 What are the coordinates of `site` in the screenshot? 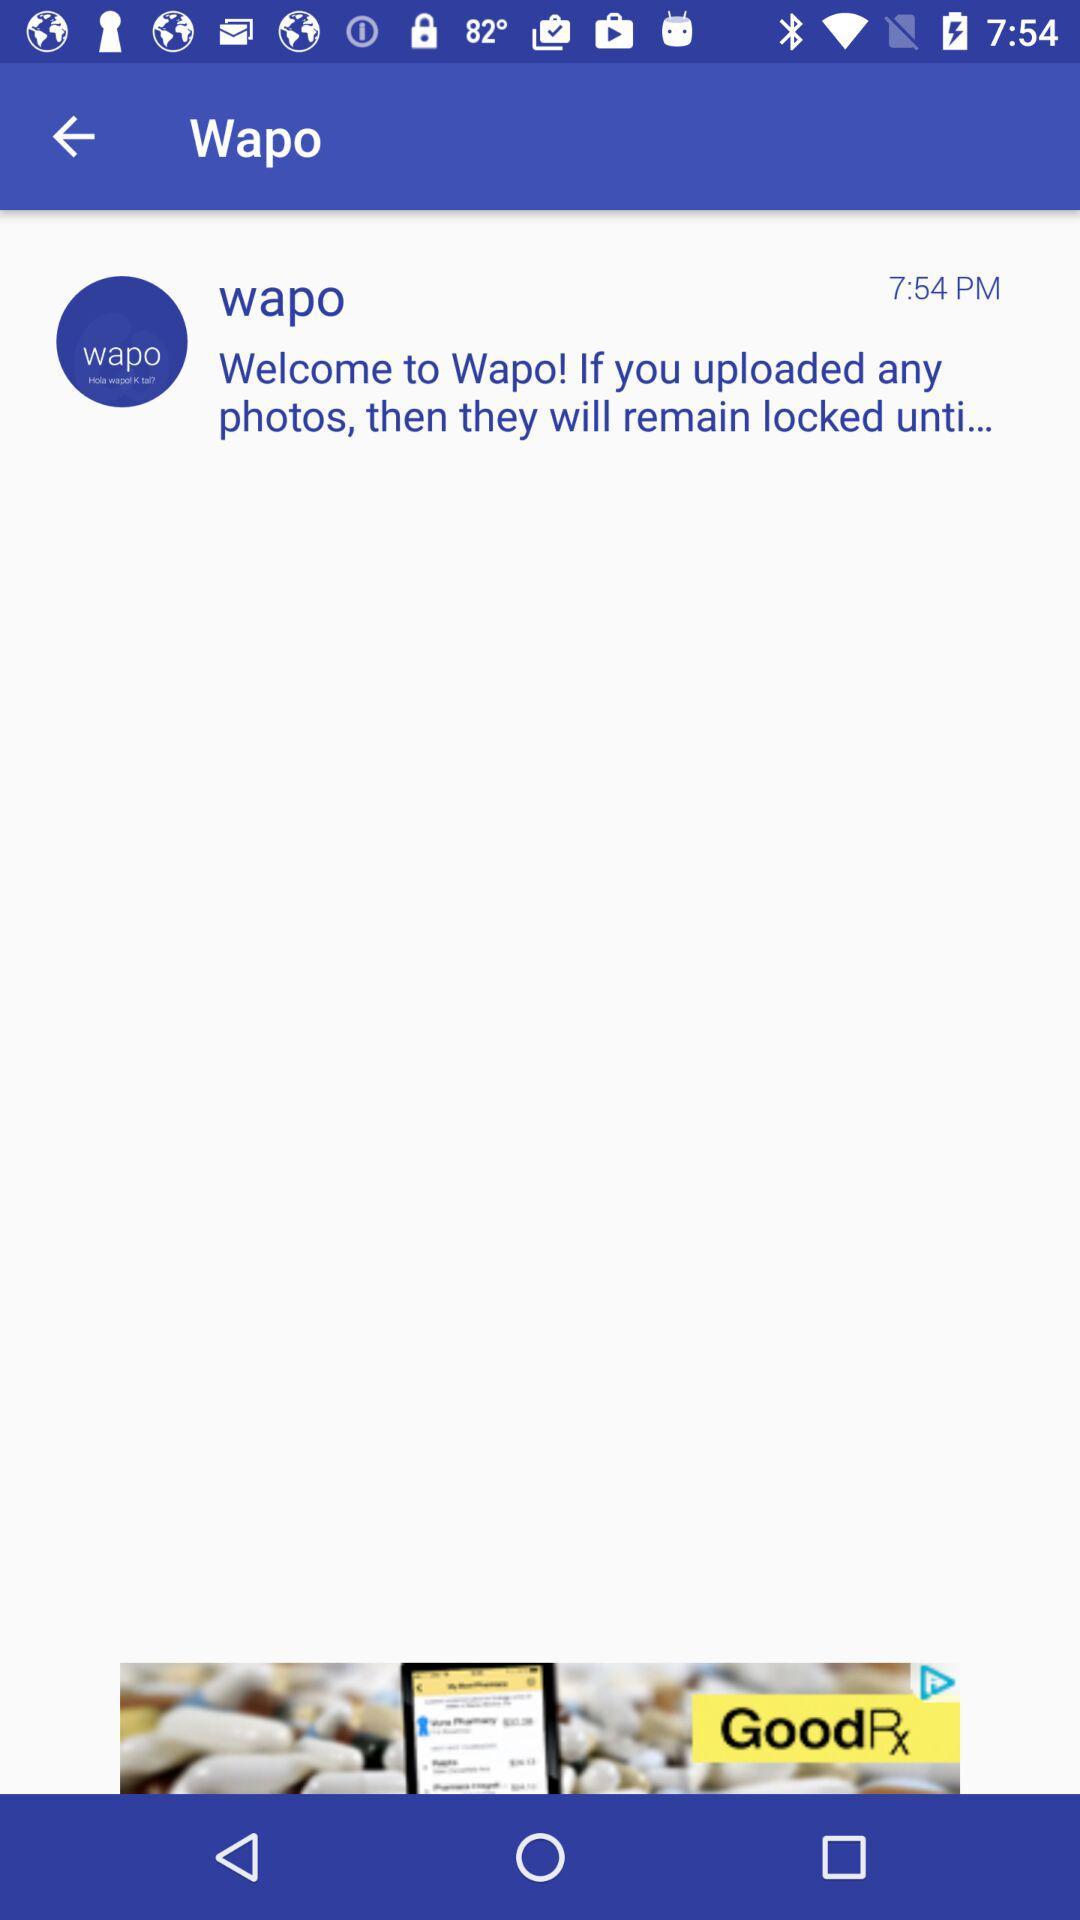 It's located at (121, 341).